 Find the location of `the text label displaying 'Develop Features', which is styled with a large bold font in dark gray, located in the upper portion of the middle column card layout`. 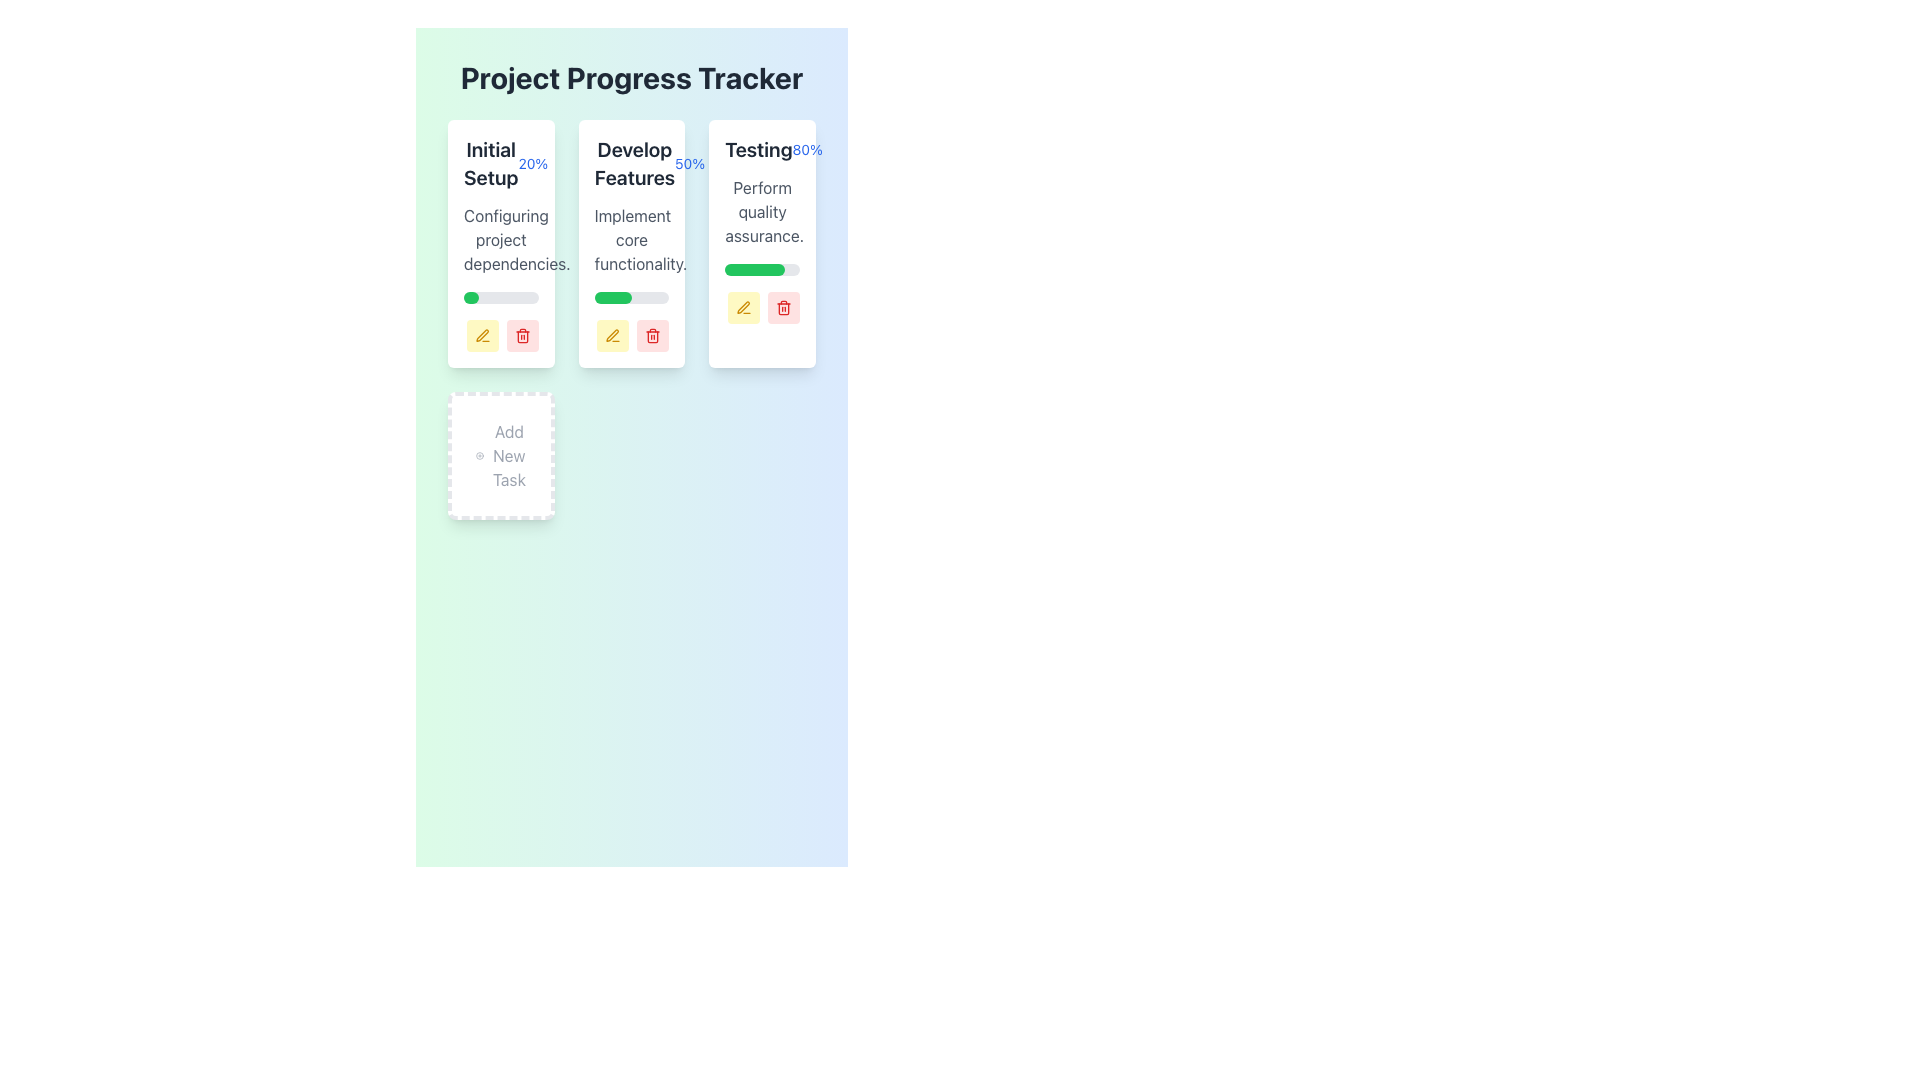

the text label displaying 'Develop Features', which is styled with a large bold font in dark gray, located in the upper portion of the middle column card layout is located at coordinates (633, 163).